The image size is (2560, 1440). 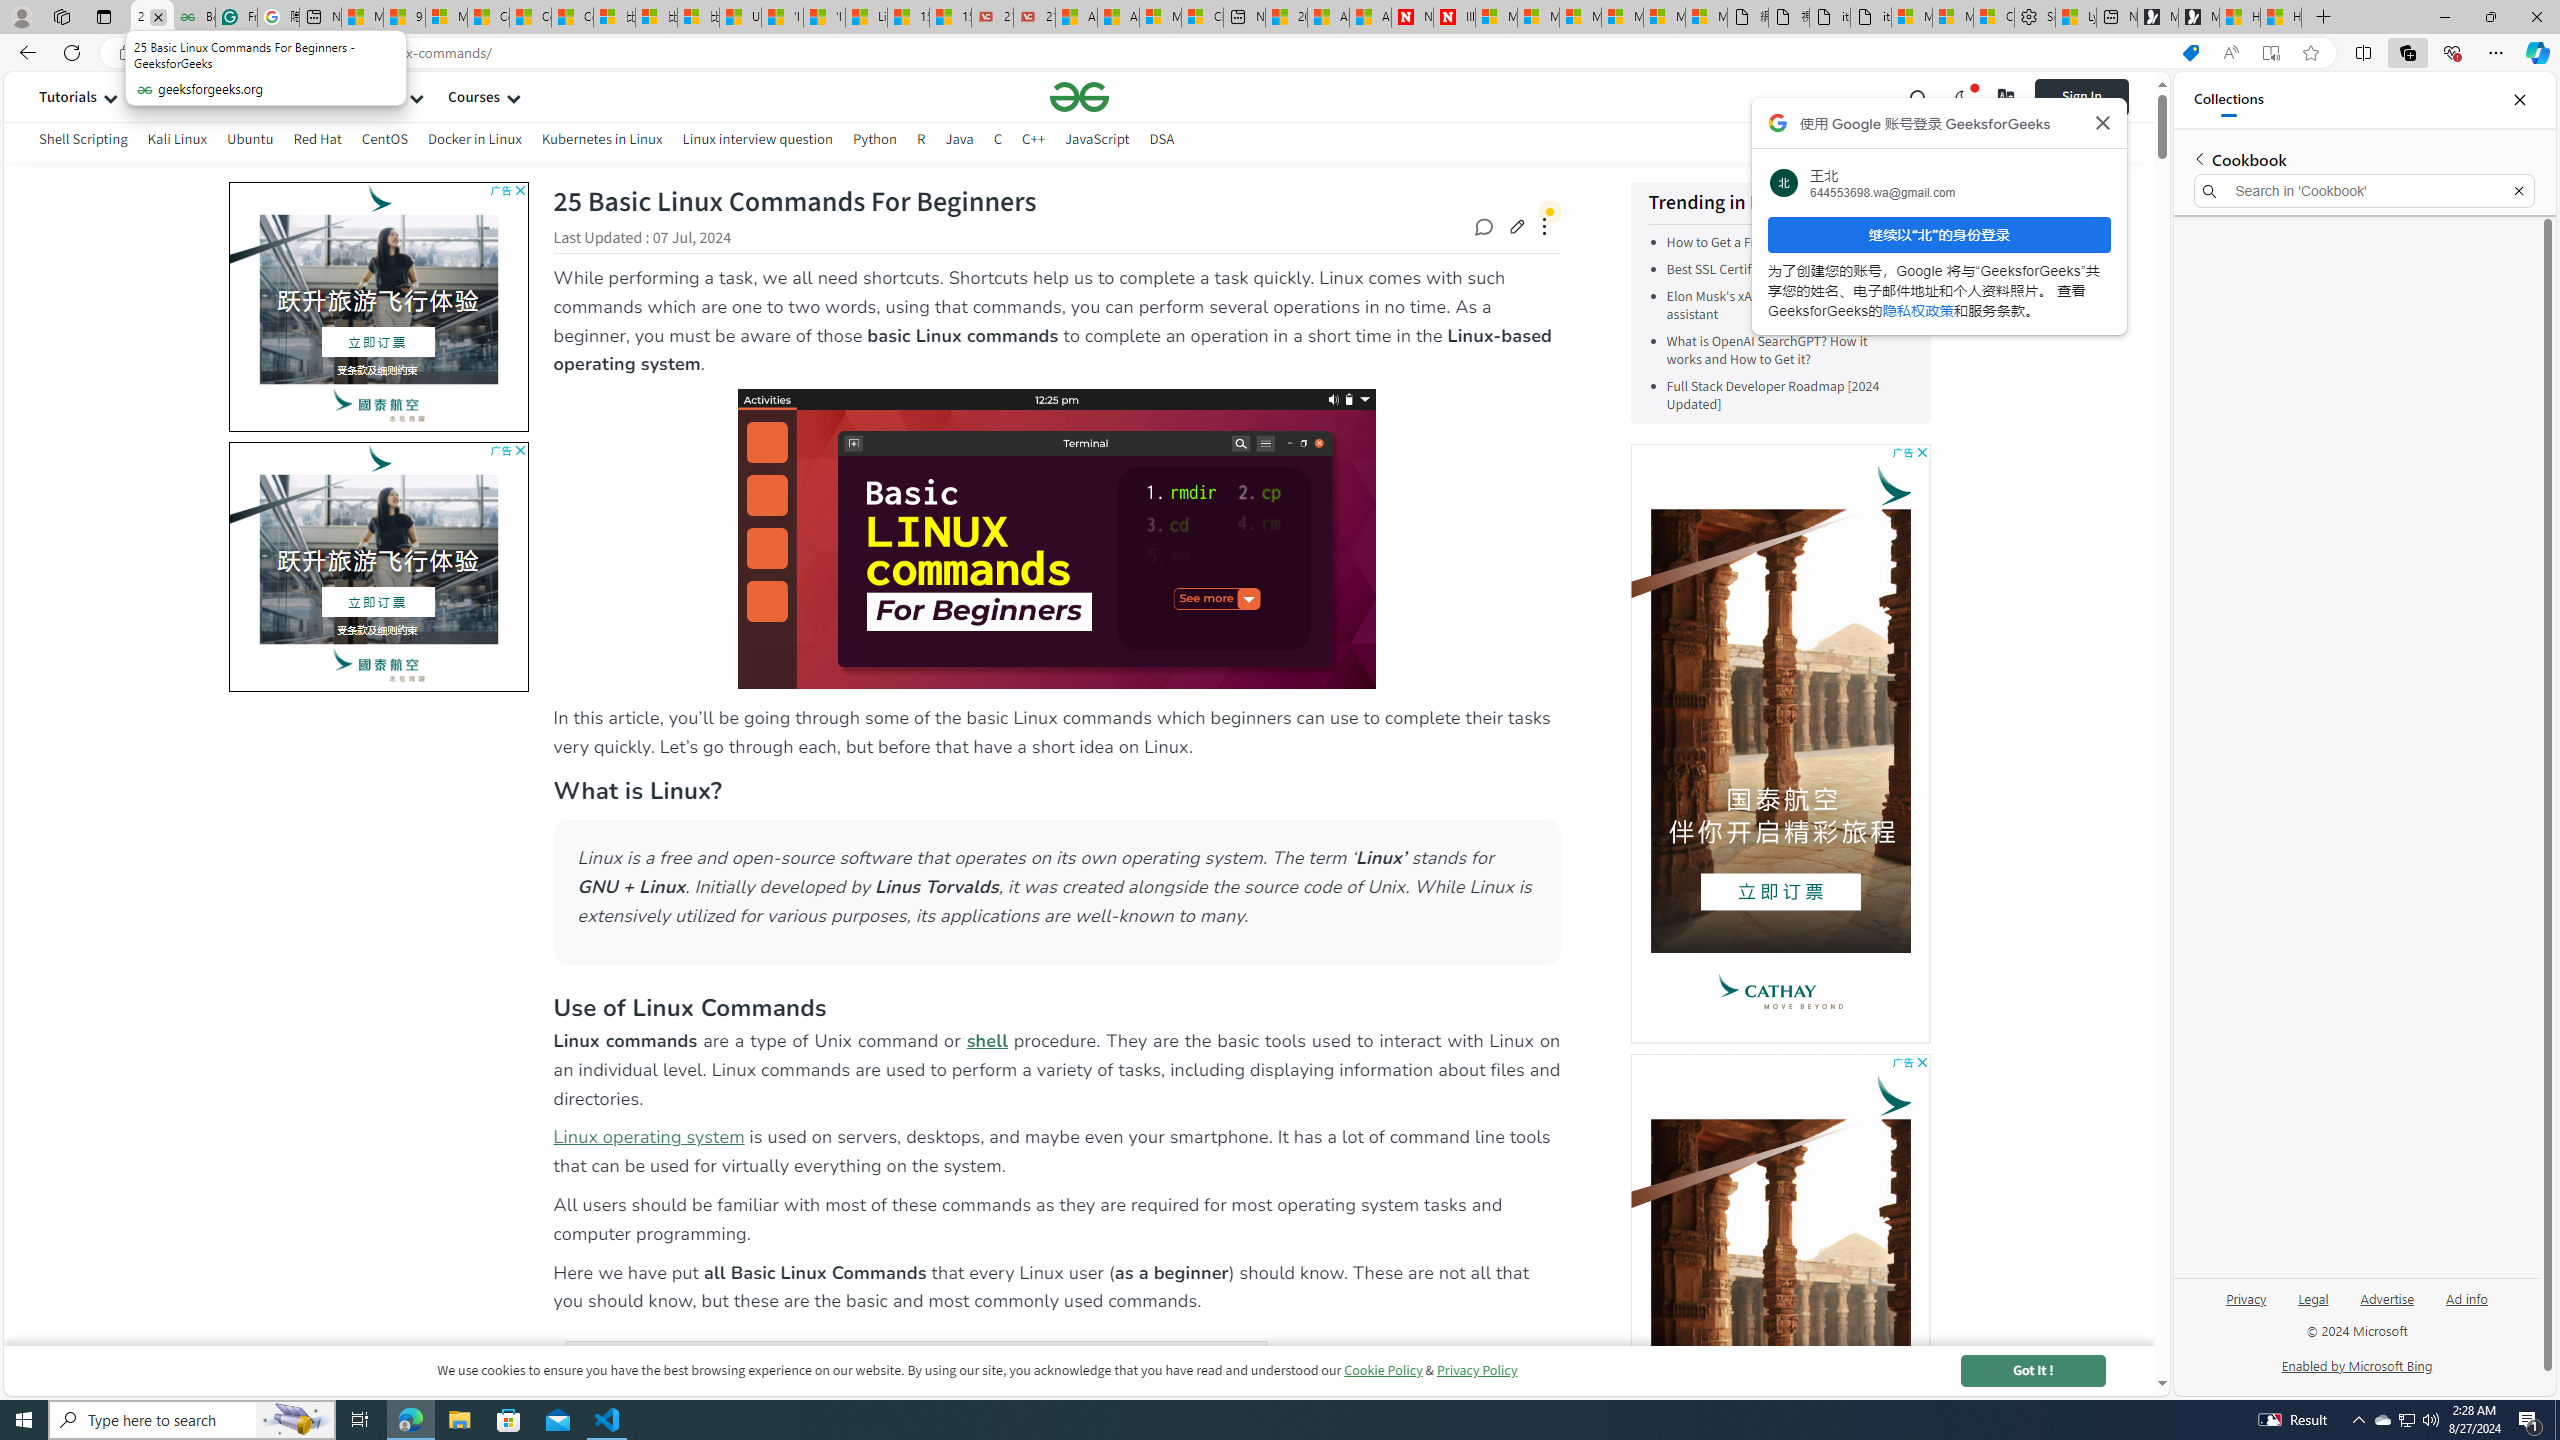 What do you see at coordinates (317, 138) in the screenshot?
I see `'Red Hat'` at bounding box center [317, 138].